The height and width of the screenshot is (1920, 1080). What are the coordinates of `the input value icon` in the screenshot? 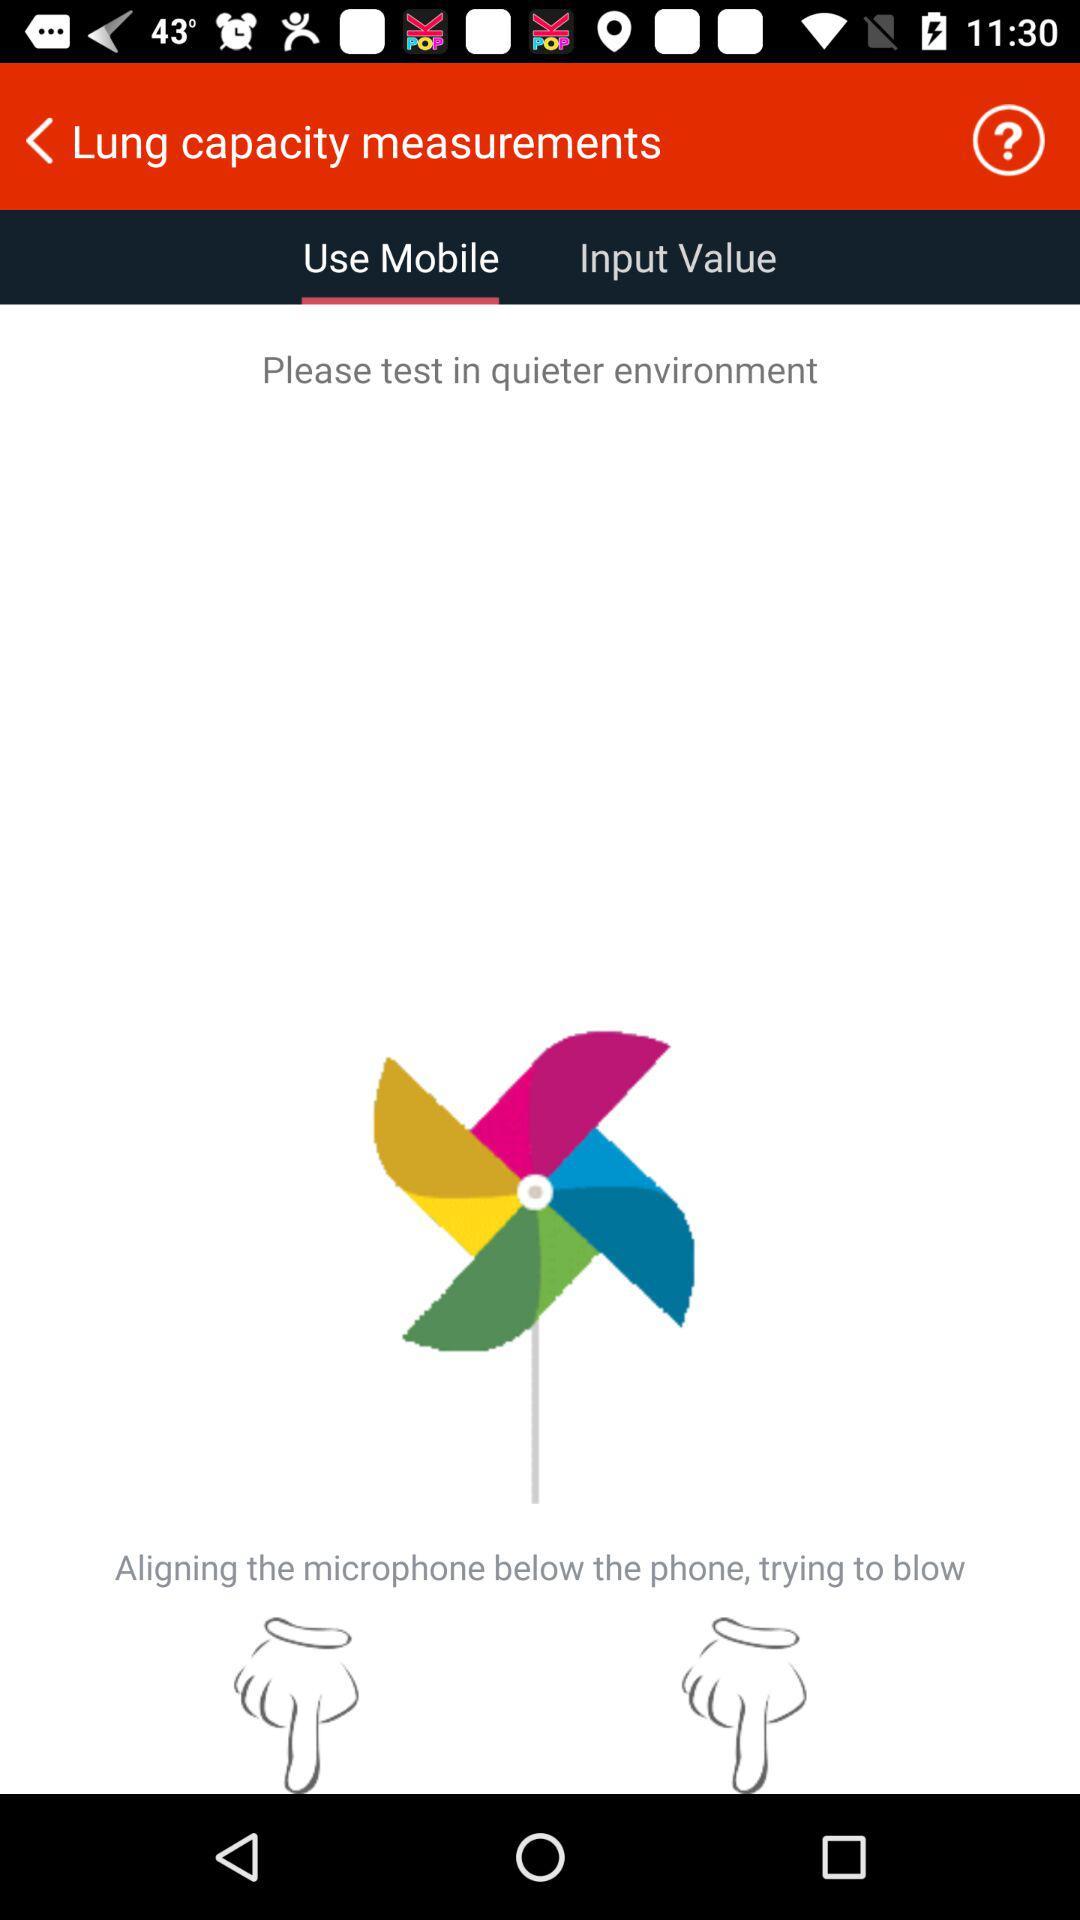 It's located at (677, 256).